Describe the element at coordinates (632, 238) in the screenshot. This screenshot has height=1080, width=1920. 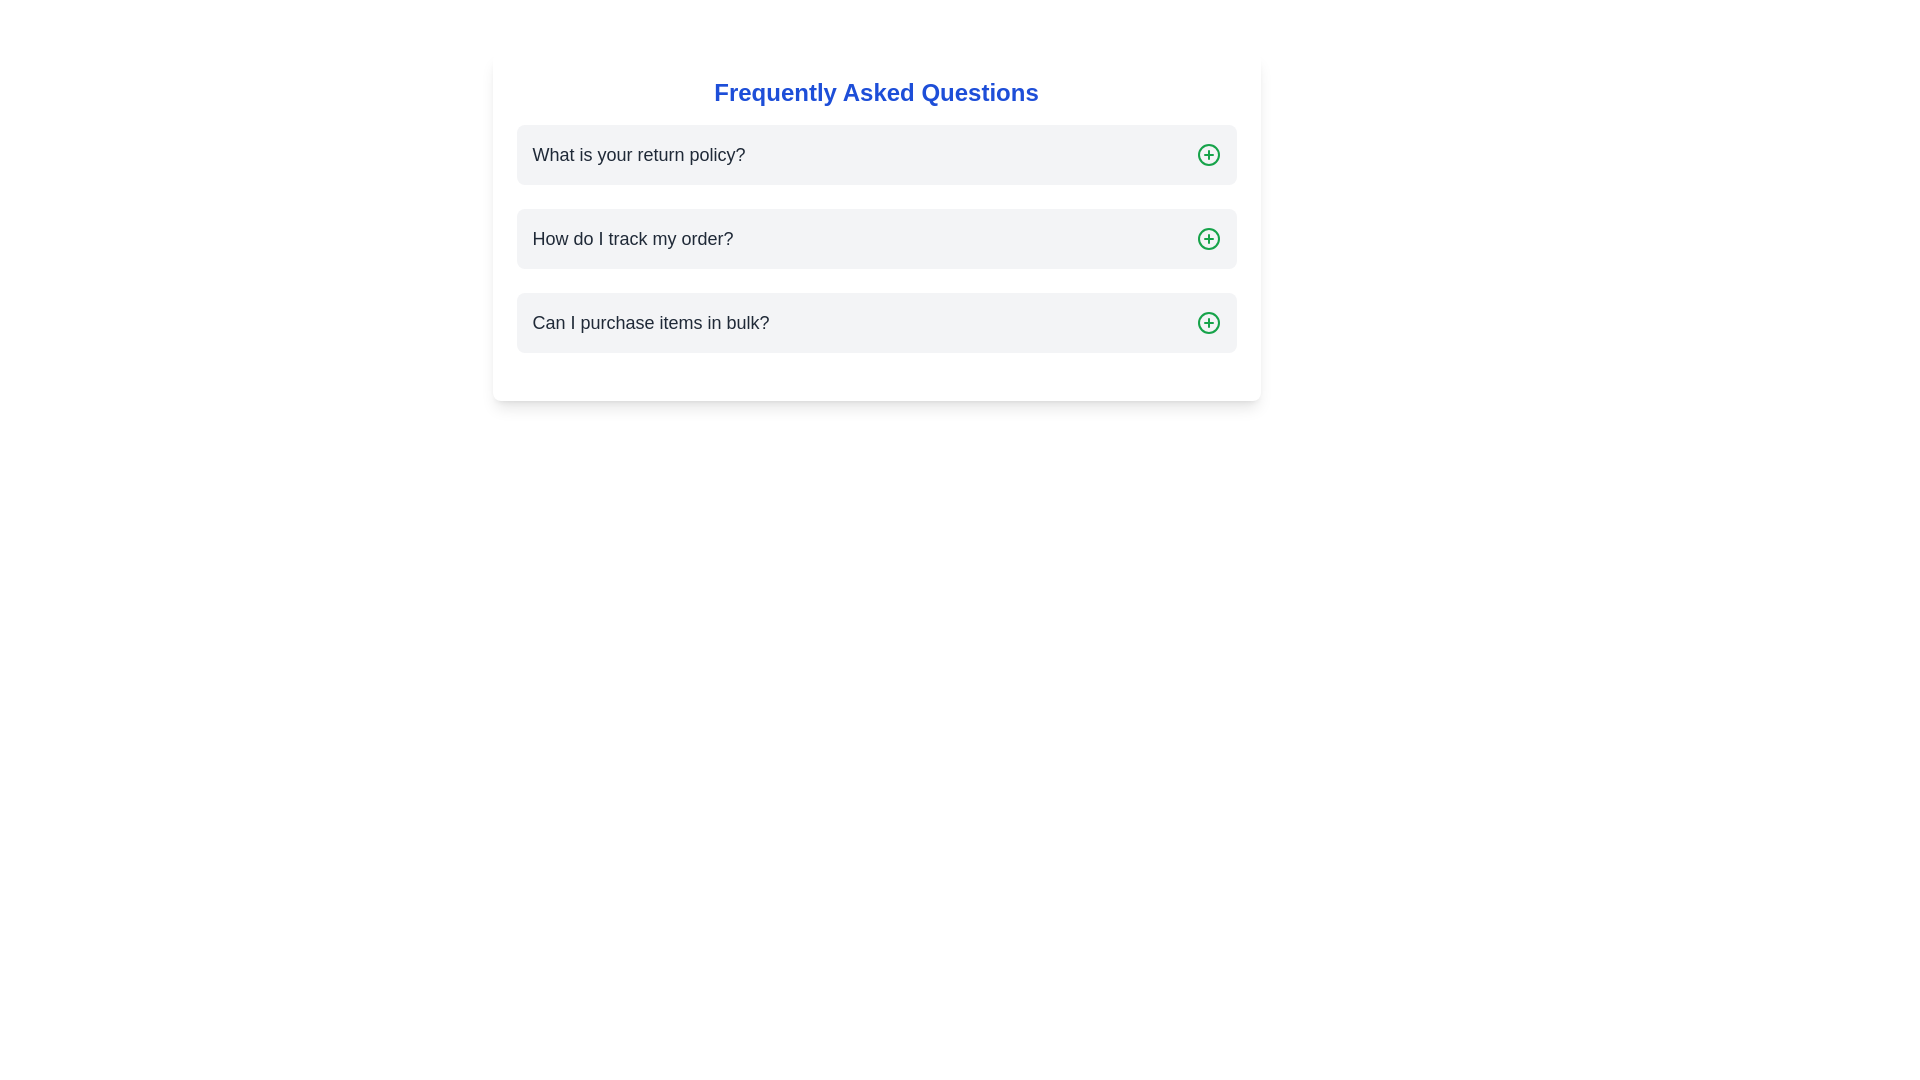
I see `the Text label that serves as the question header in the FAQ section, positioned as the second question option in the middle row` at that location.